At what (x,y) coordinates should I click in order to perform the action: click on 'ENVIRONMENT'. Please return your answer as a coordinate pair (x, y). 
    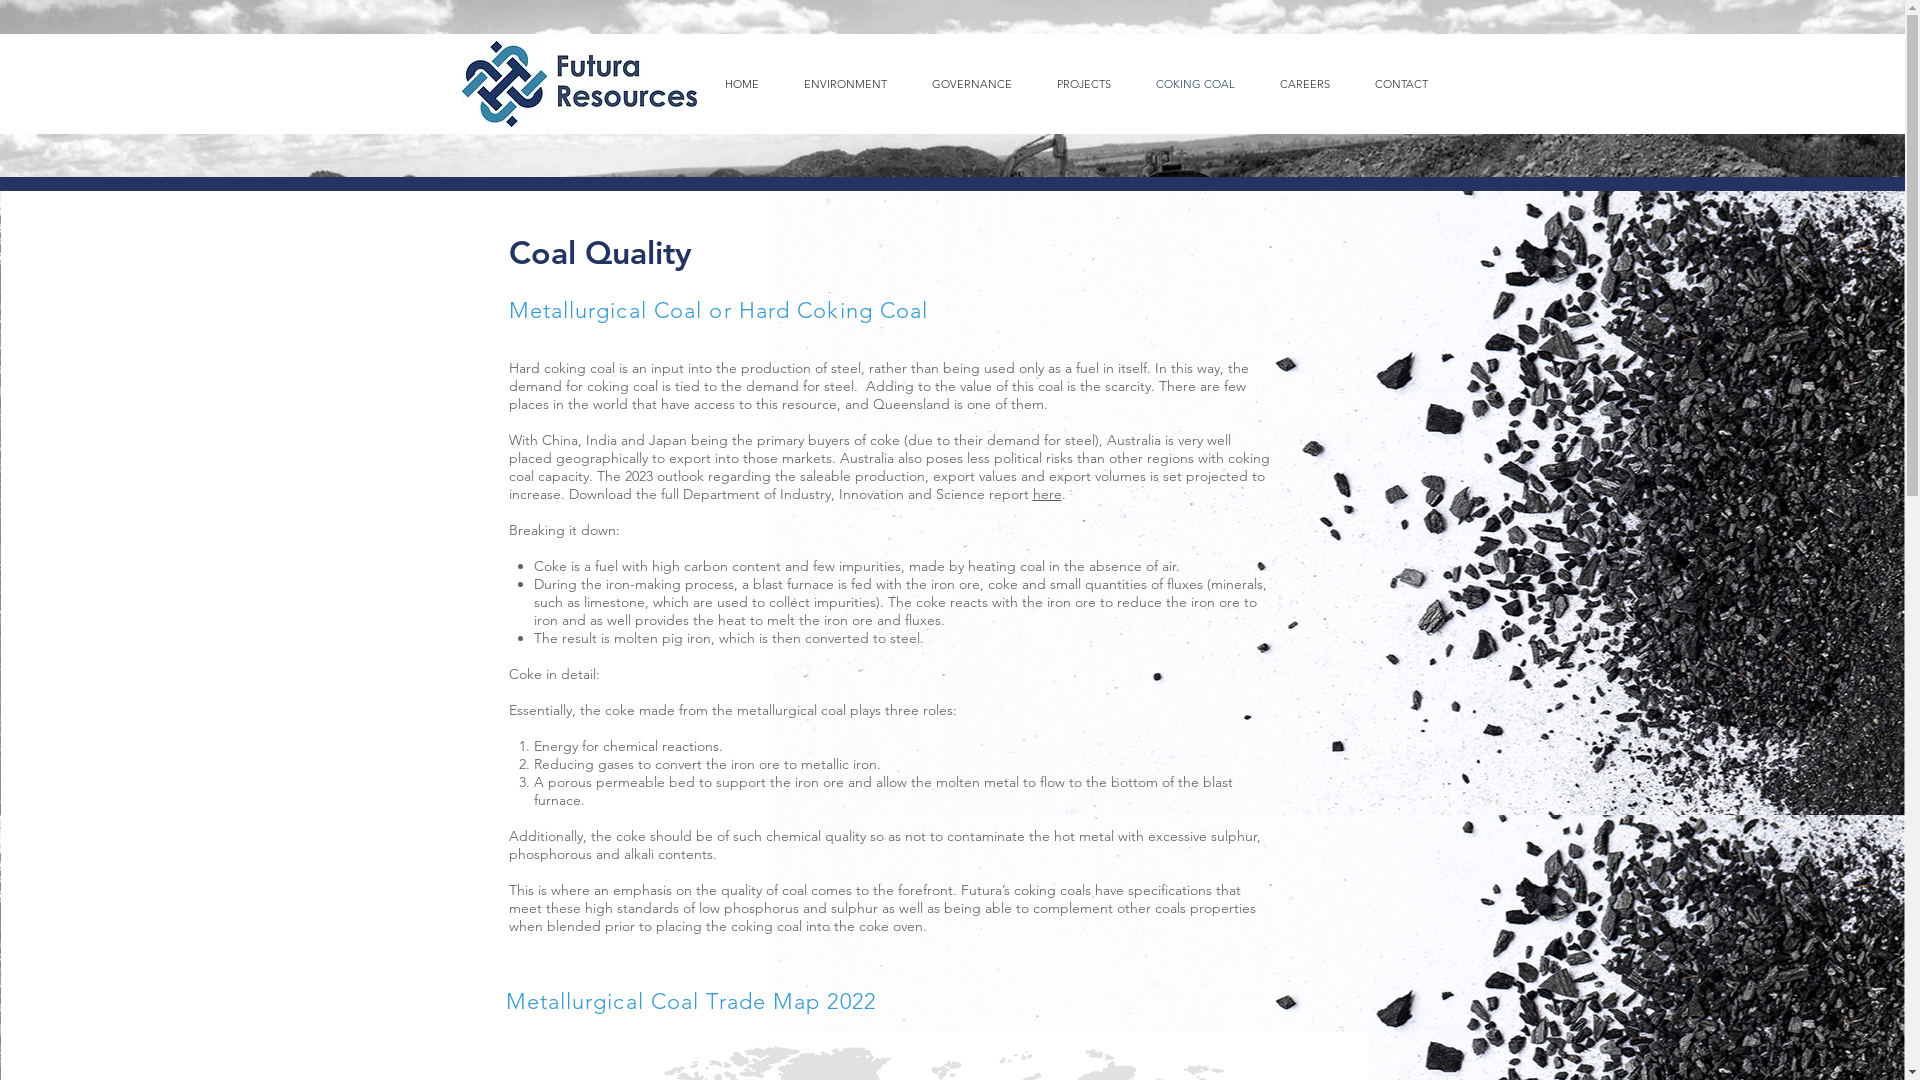
    Looking at the image, I should click on (845, 83).